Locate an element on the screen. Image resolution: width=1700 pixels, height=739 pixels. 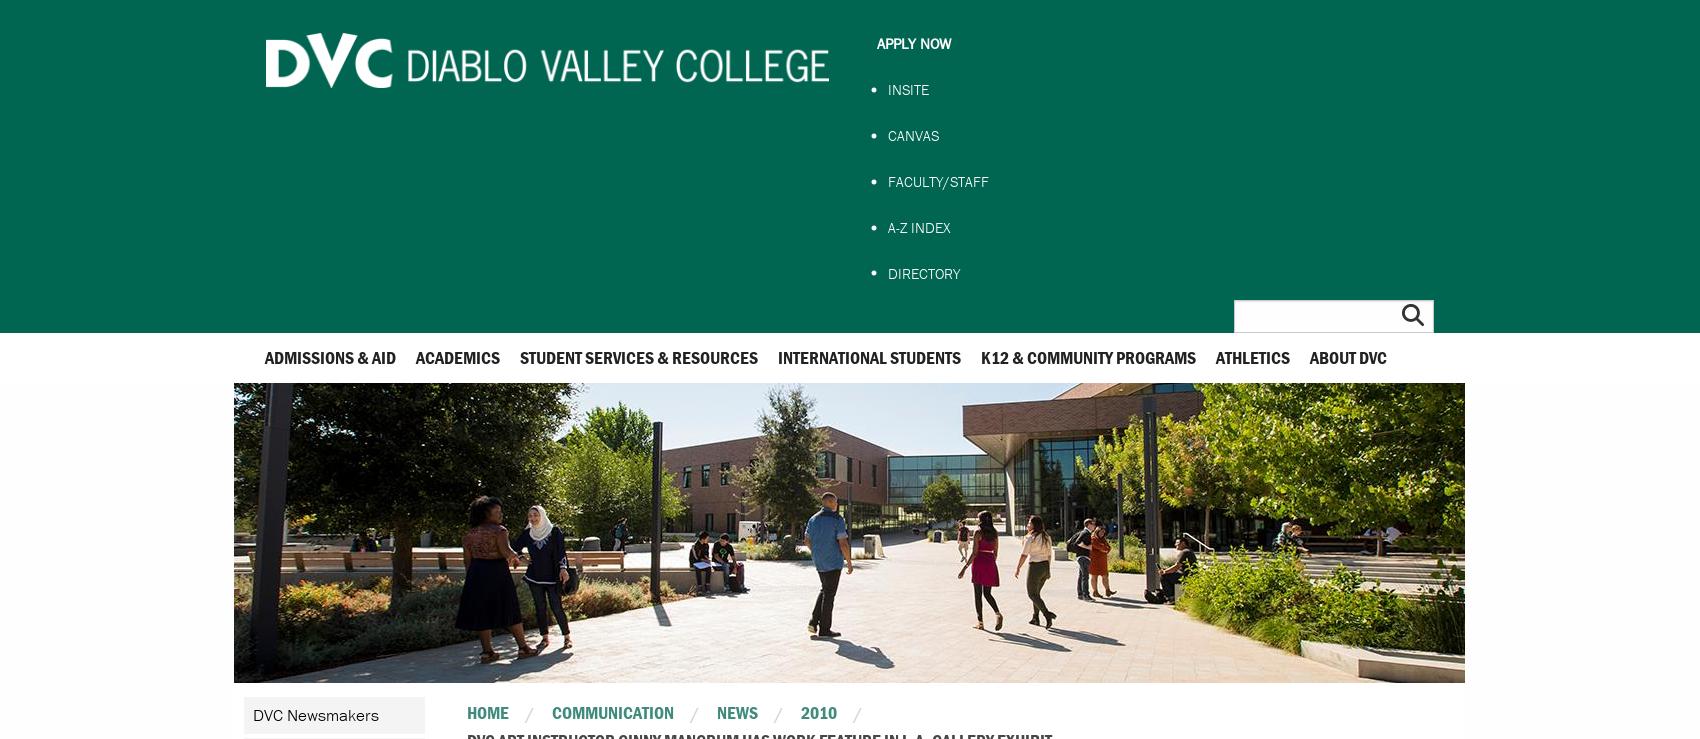
'Communication' is located at coordinates (611, 711).